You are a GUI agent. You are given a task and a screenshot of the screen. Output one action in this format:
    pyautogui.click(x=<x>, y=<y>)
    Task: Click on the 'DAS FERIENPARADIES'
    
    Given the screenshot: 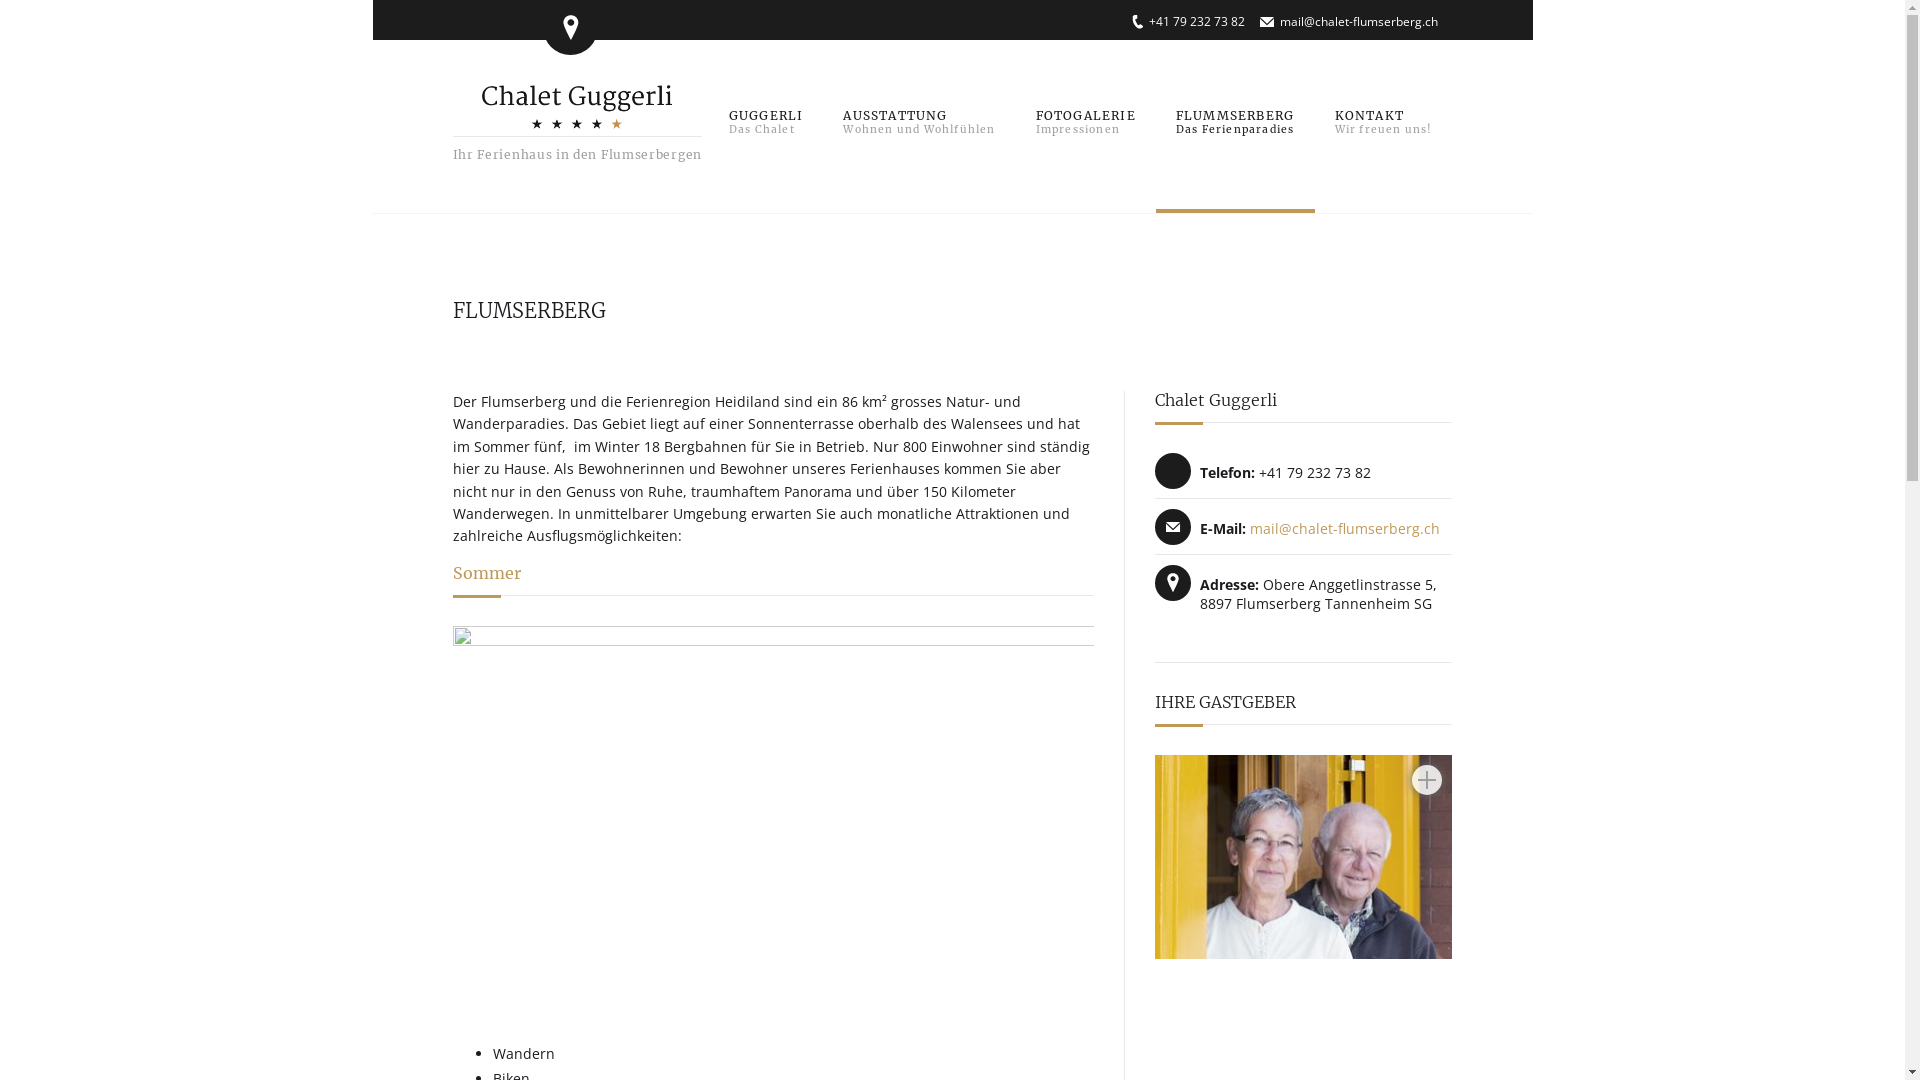 What is the action you would take?
    pyautogui.click(x=1156, y=124)
    